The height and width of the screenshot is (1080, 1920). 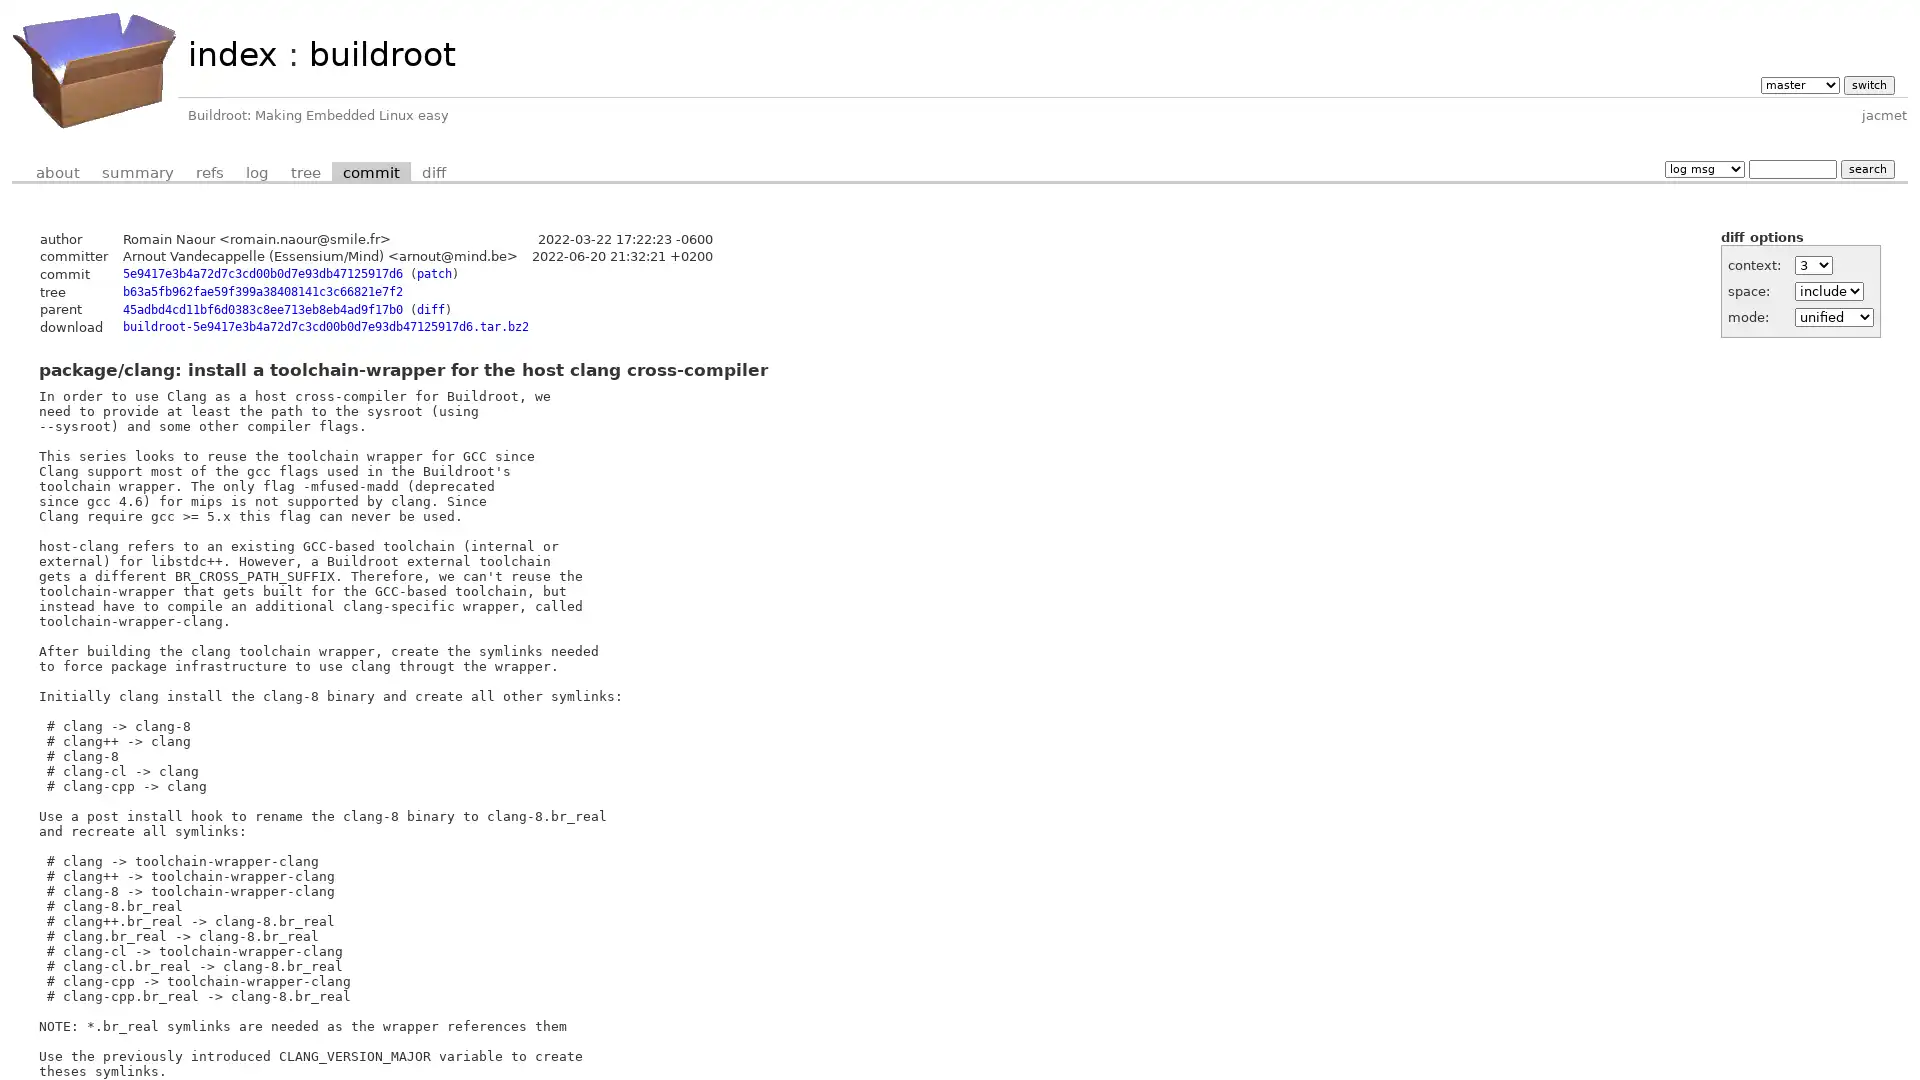 I want to click on search, so click(x=1866, y=167).